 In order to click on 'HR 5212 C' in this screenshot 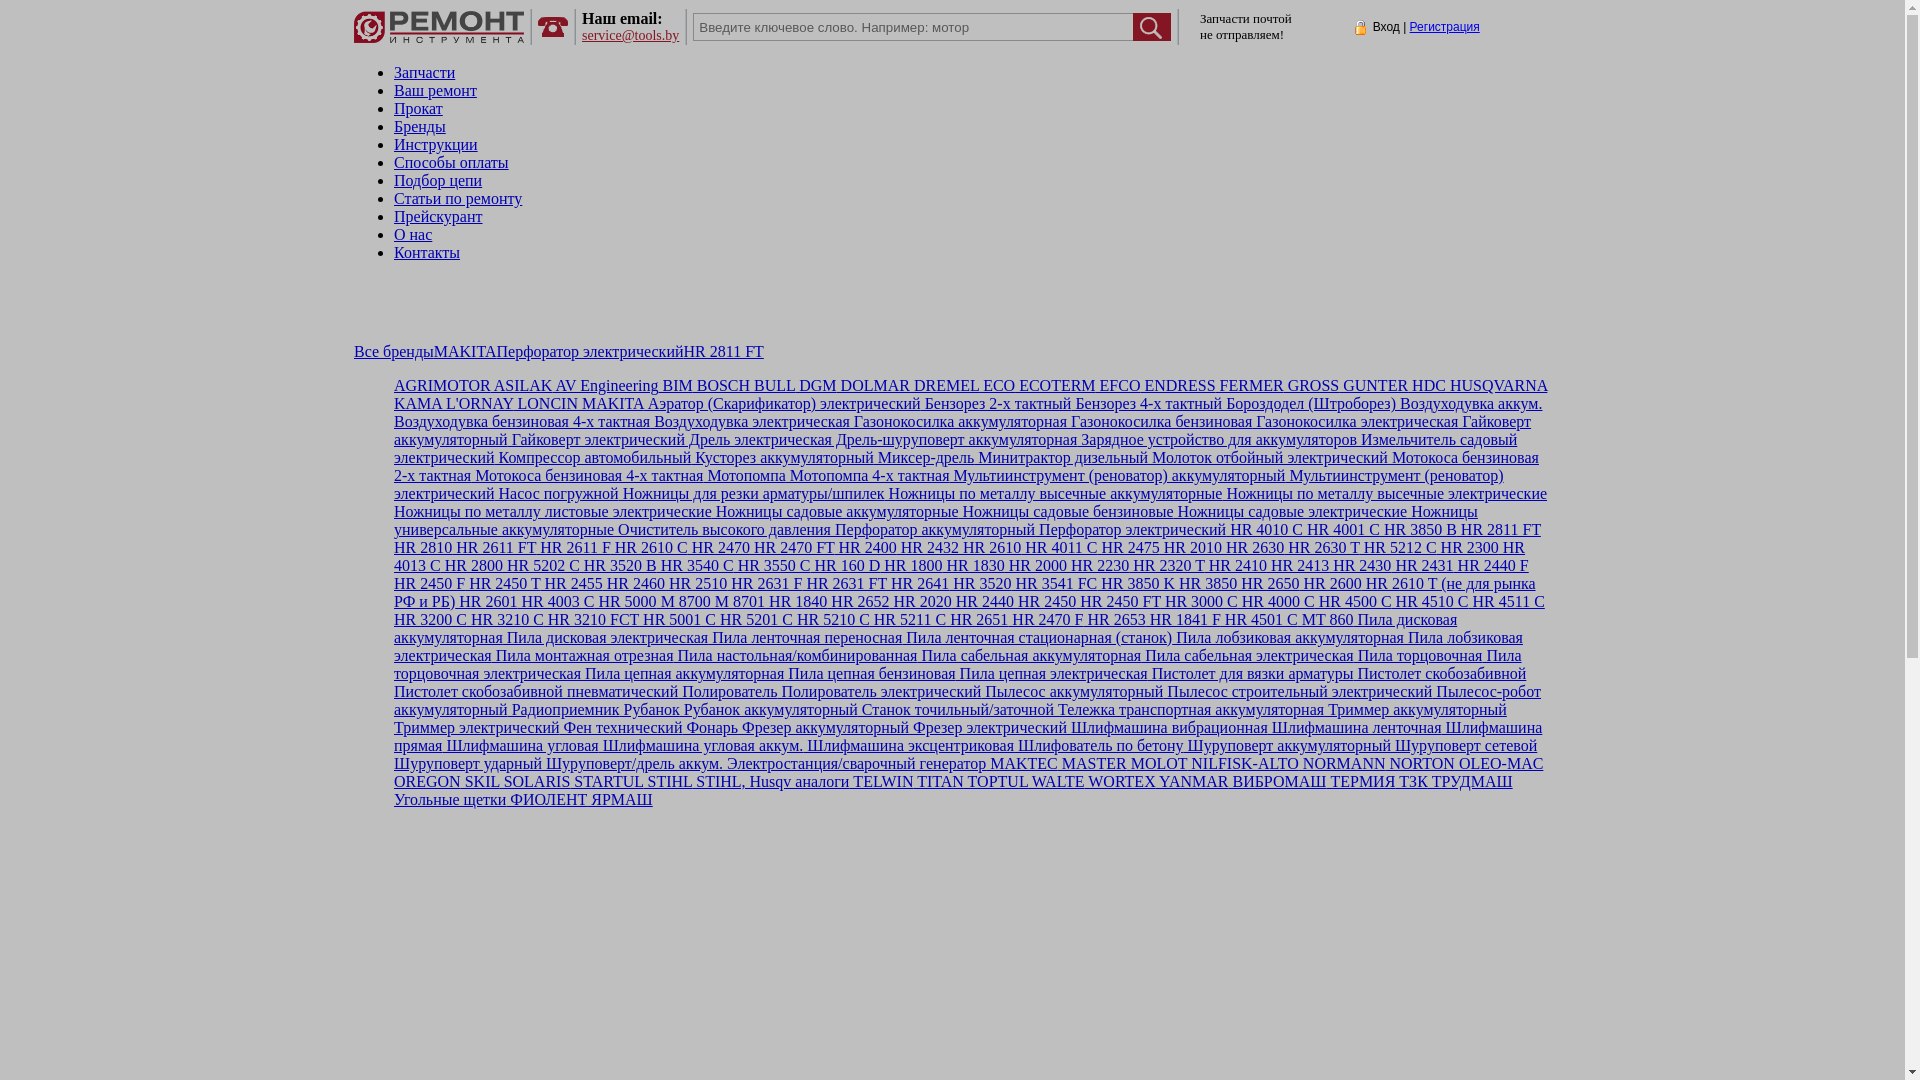, I will do `click(1397, 547)`.